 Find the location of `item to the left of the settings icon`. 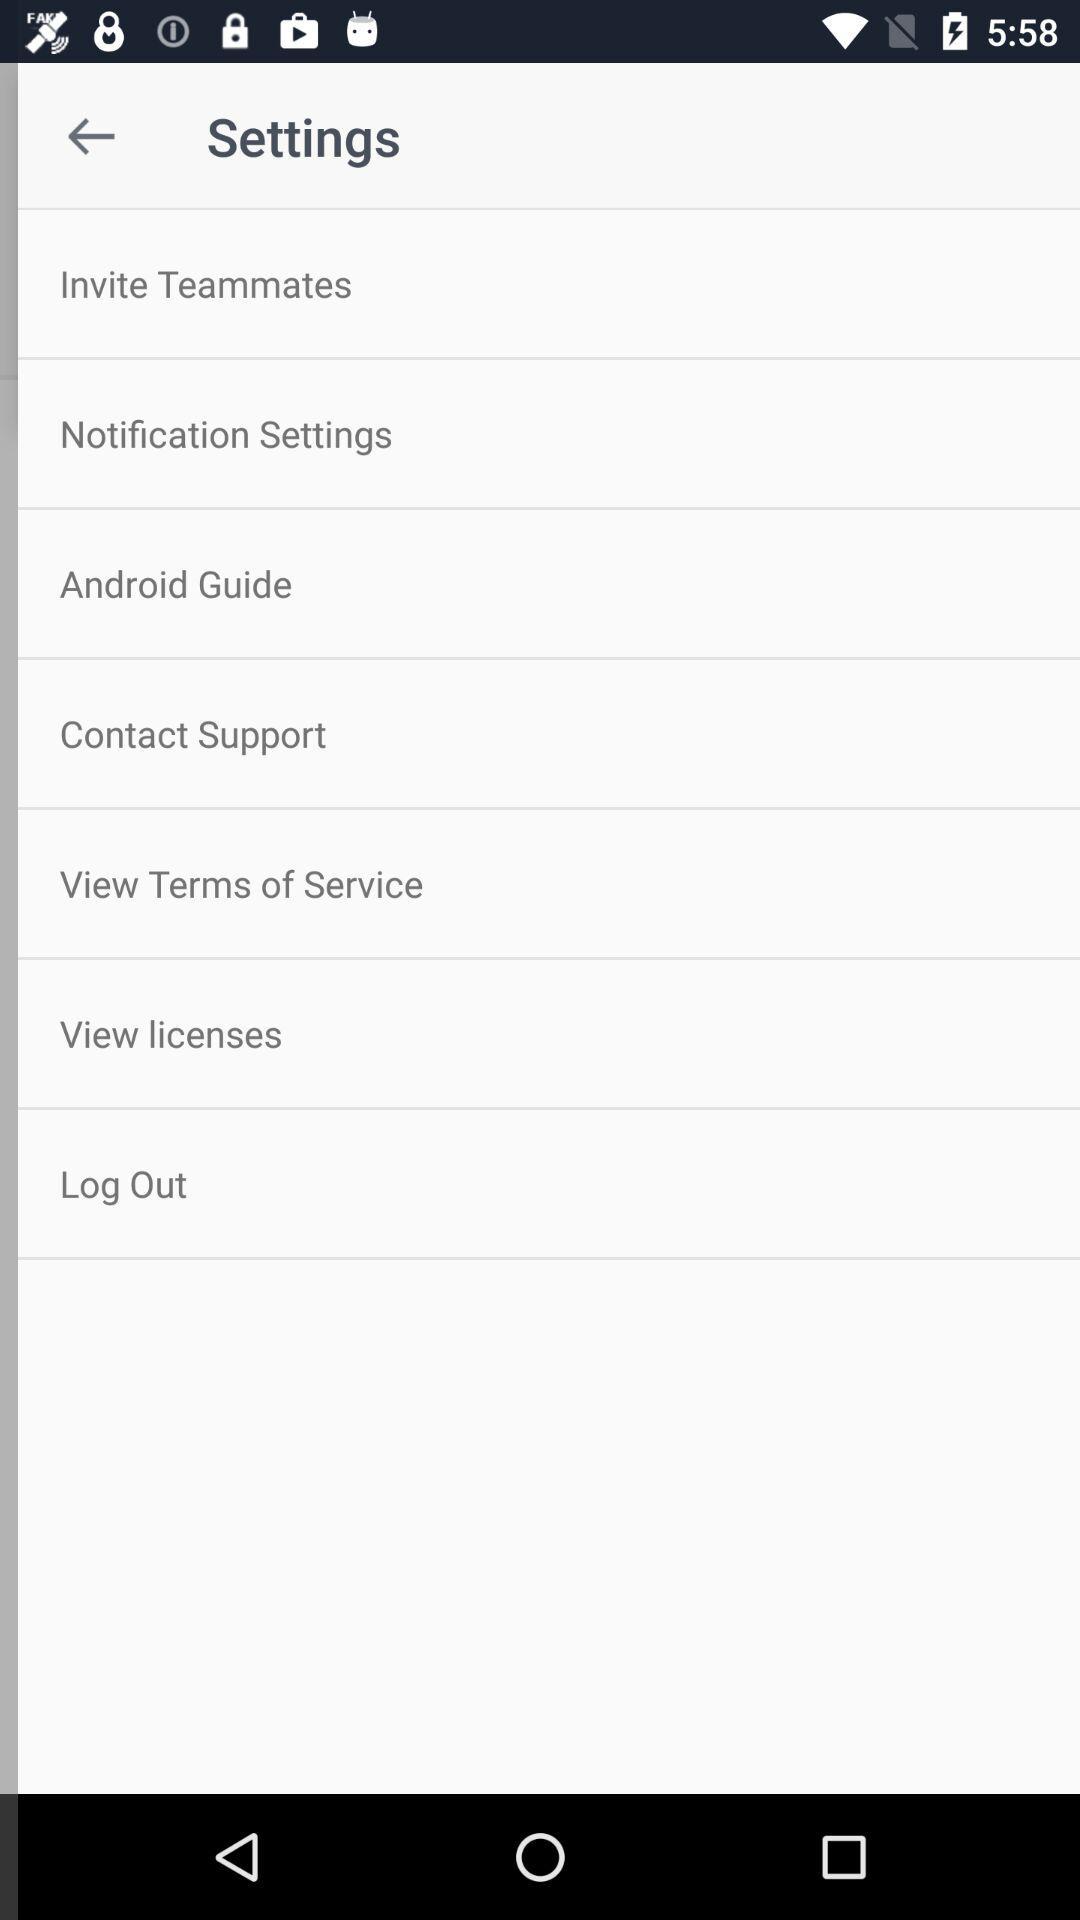

item to the left of the settings icon is located at coordinates (72, 135).